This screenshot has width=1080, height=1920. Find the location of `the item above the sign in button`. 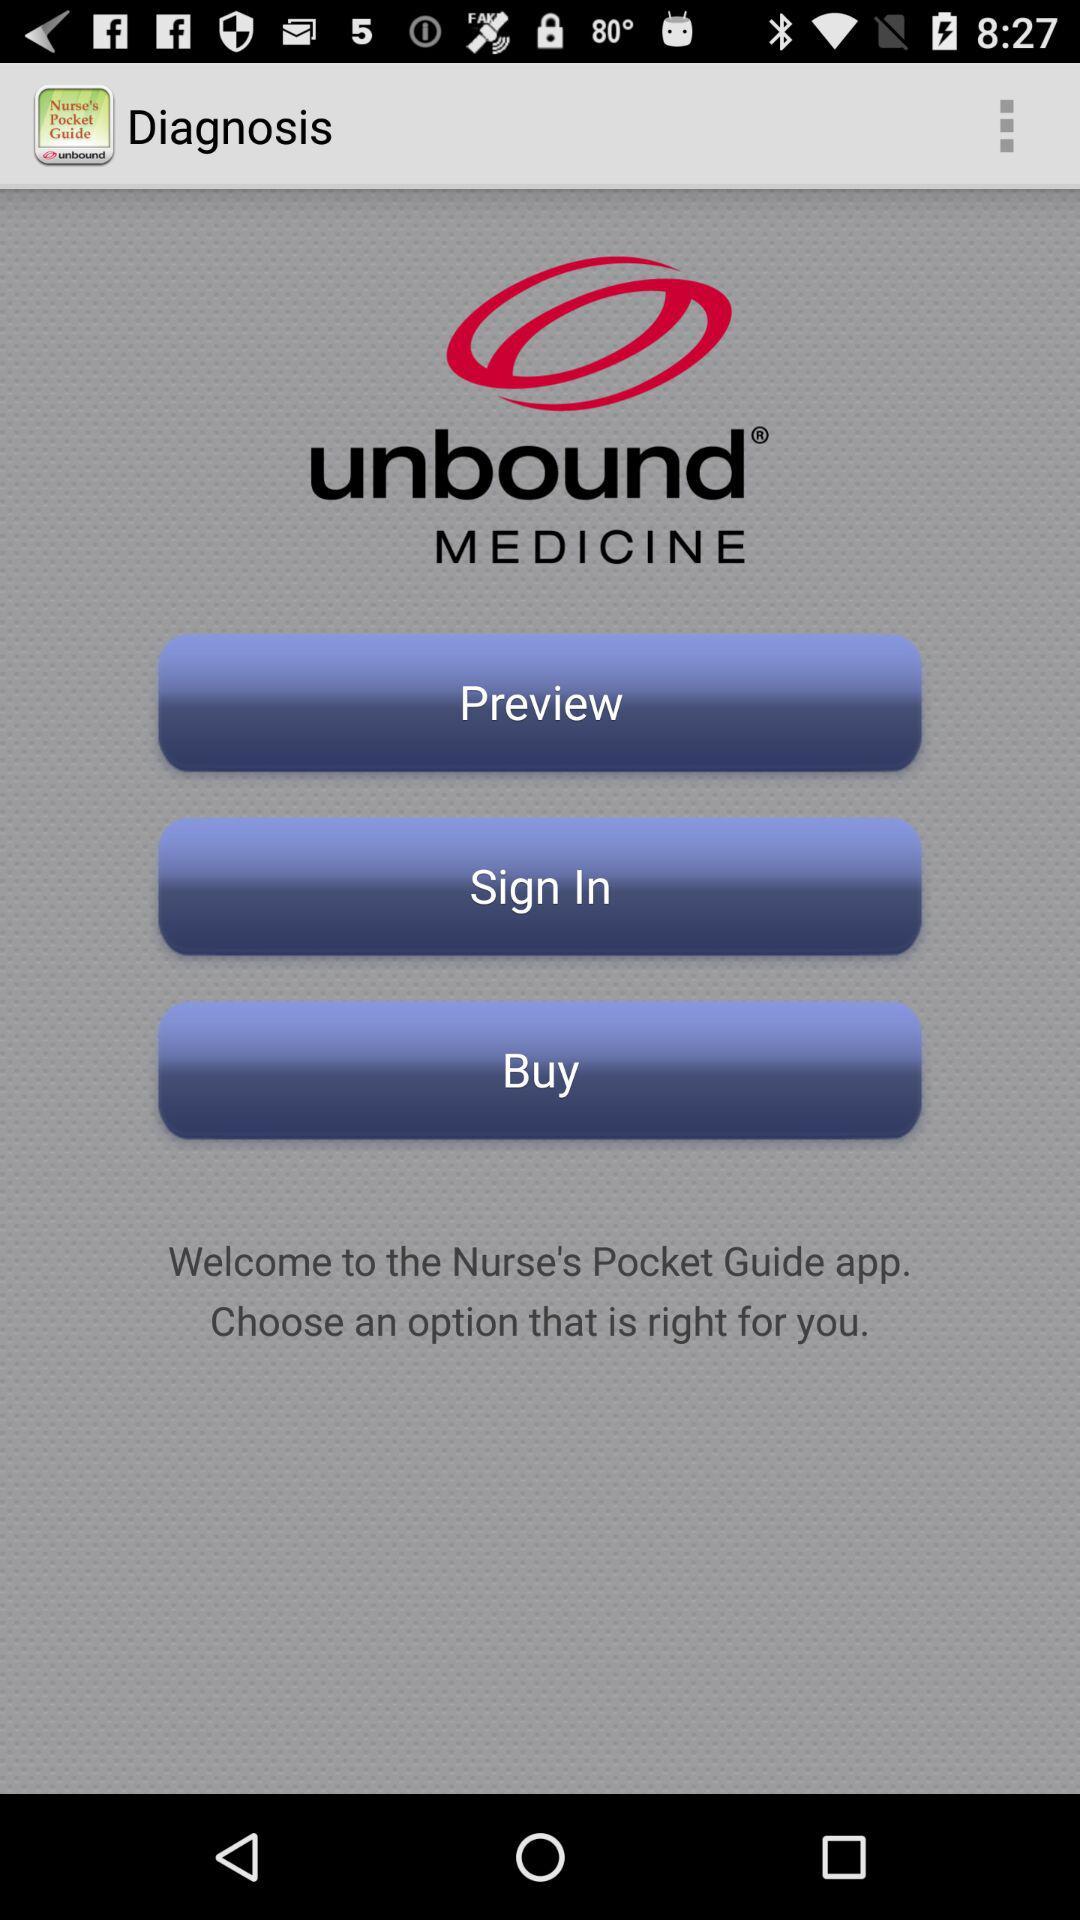

the item above the sign in button is located at coordinates (540, 708).